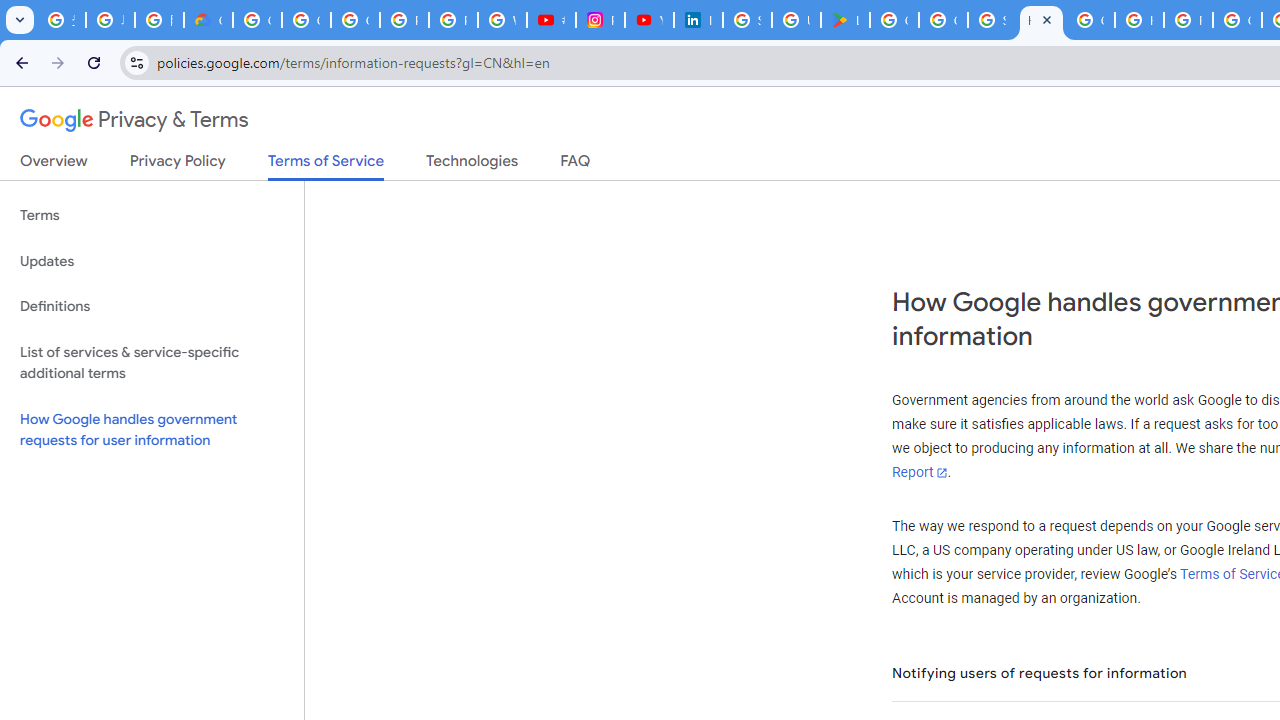 This screenshot has width=1280, height=720. I want to click on 'How do I create a new Google Account? - Google Account Help', so click(1139, 20).